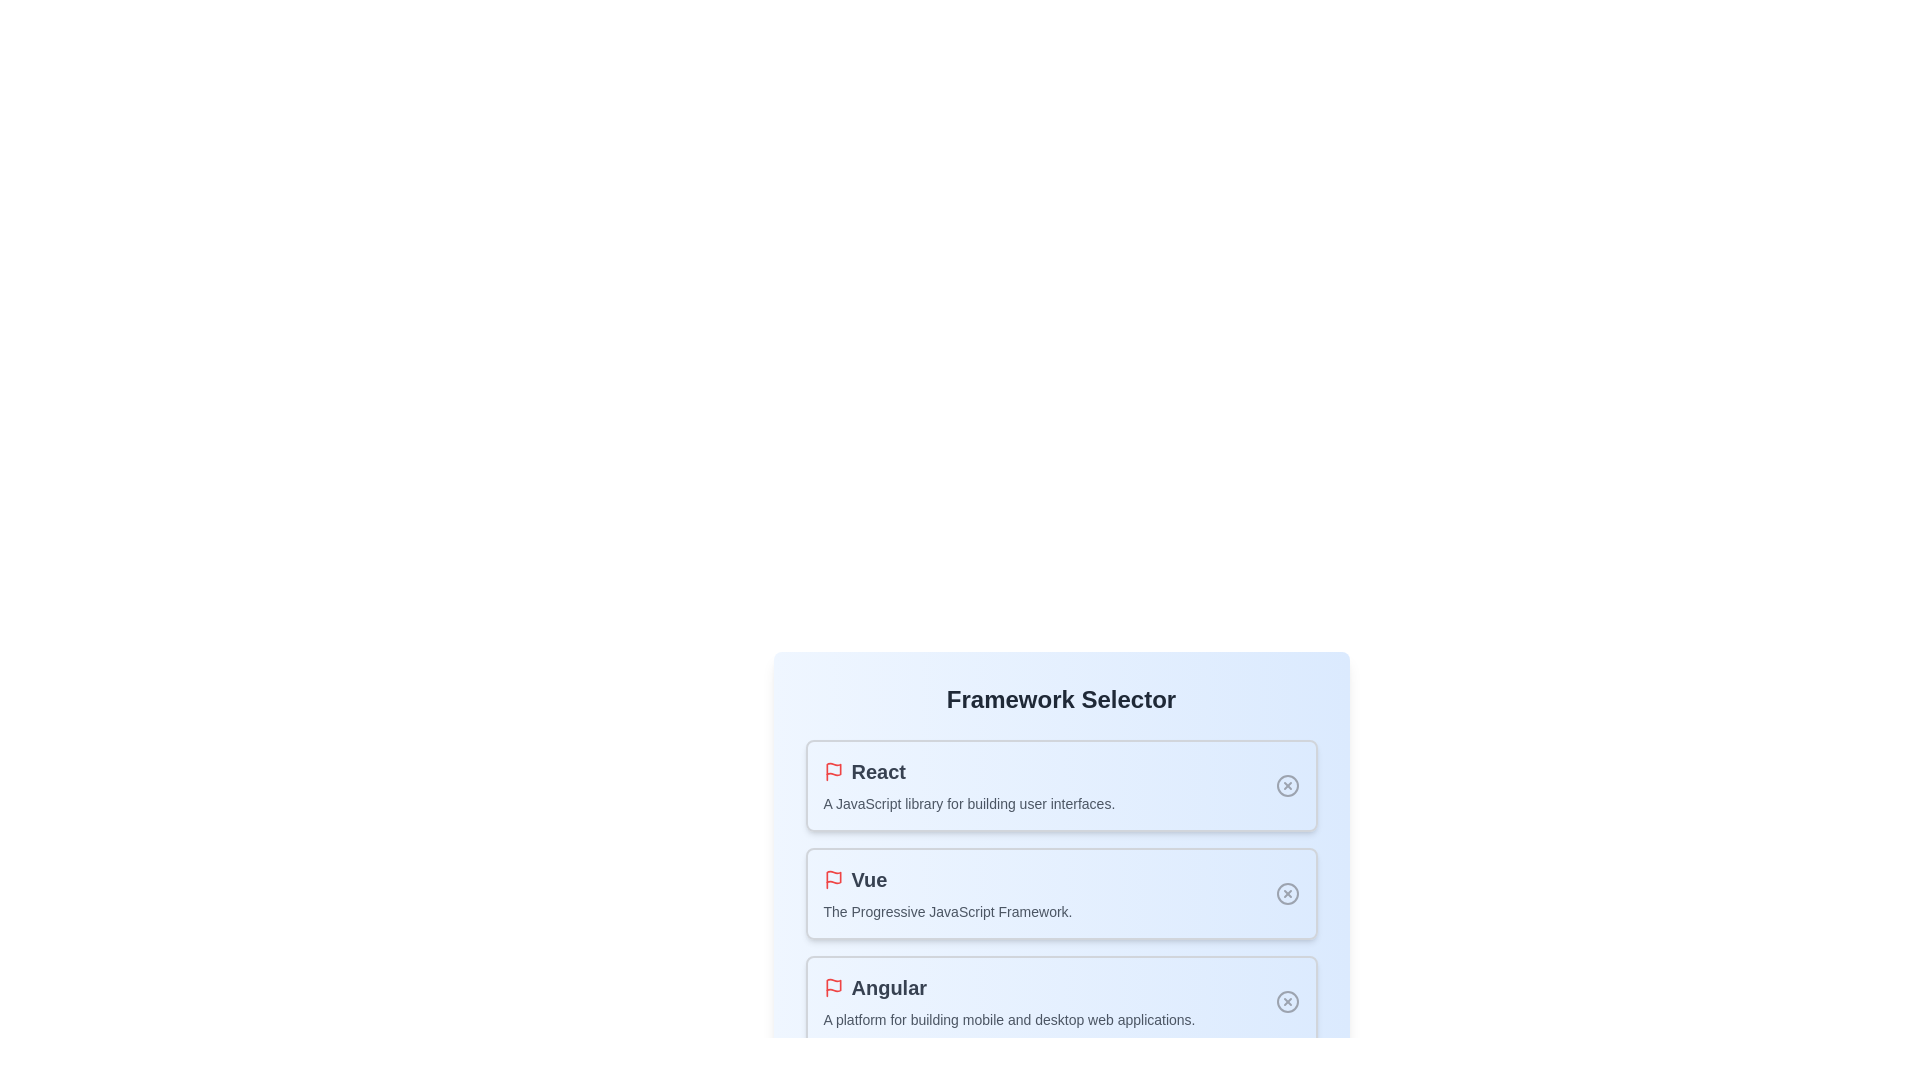 Image resolution: width=1920 pixels, height=1080 pixels. I want to click on the framework Angular by clicking on its container, so click(1060, 1002).